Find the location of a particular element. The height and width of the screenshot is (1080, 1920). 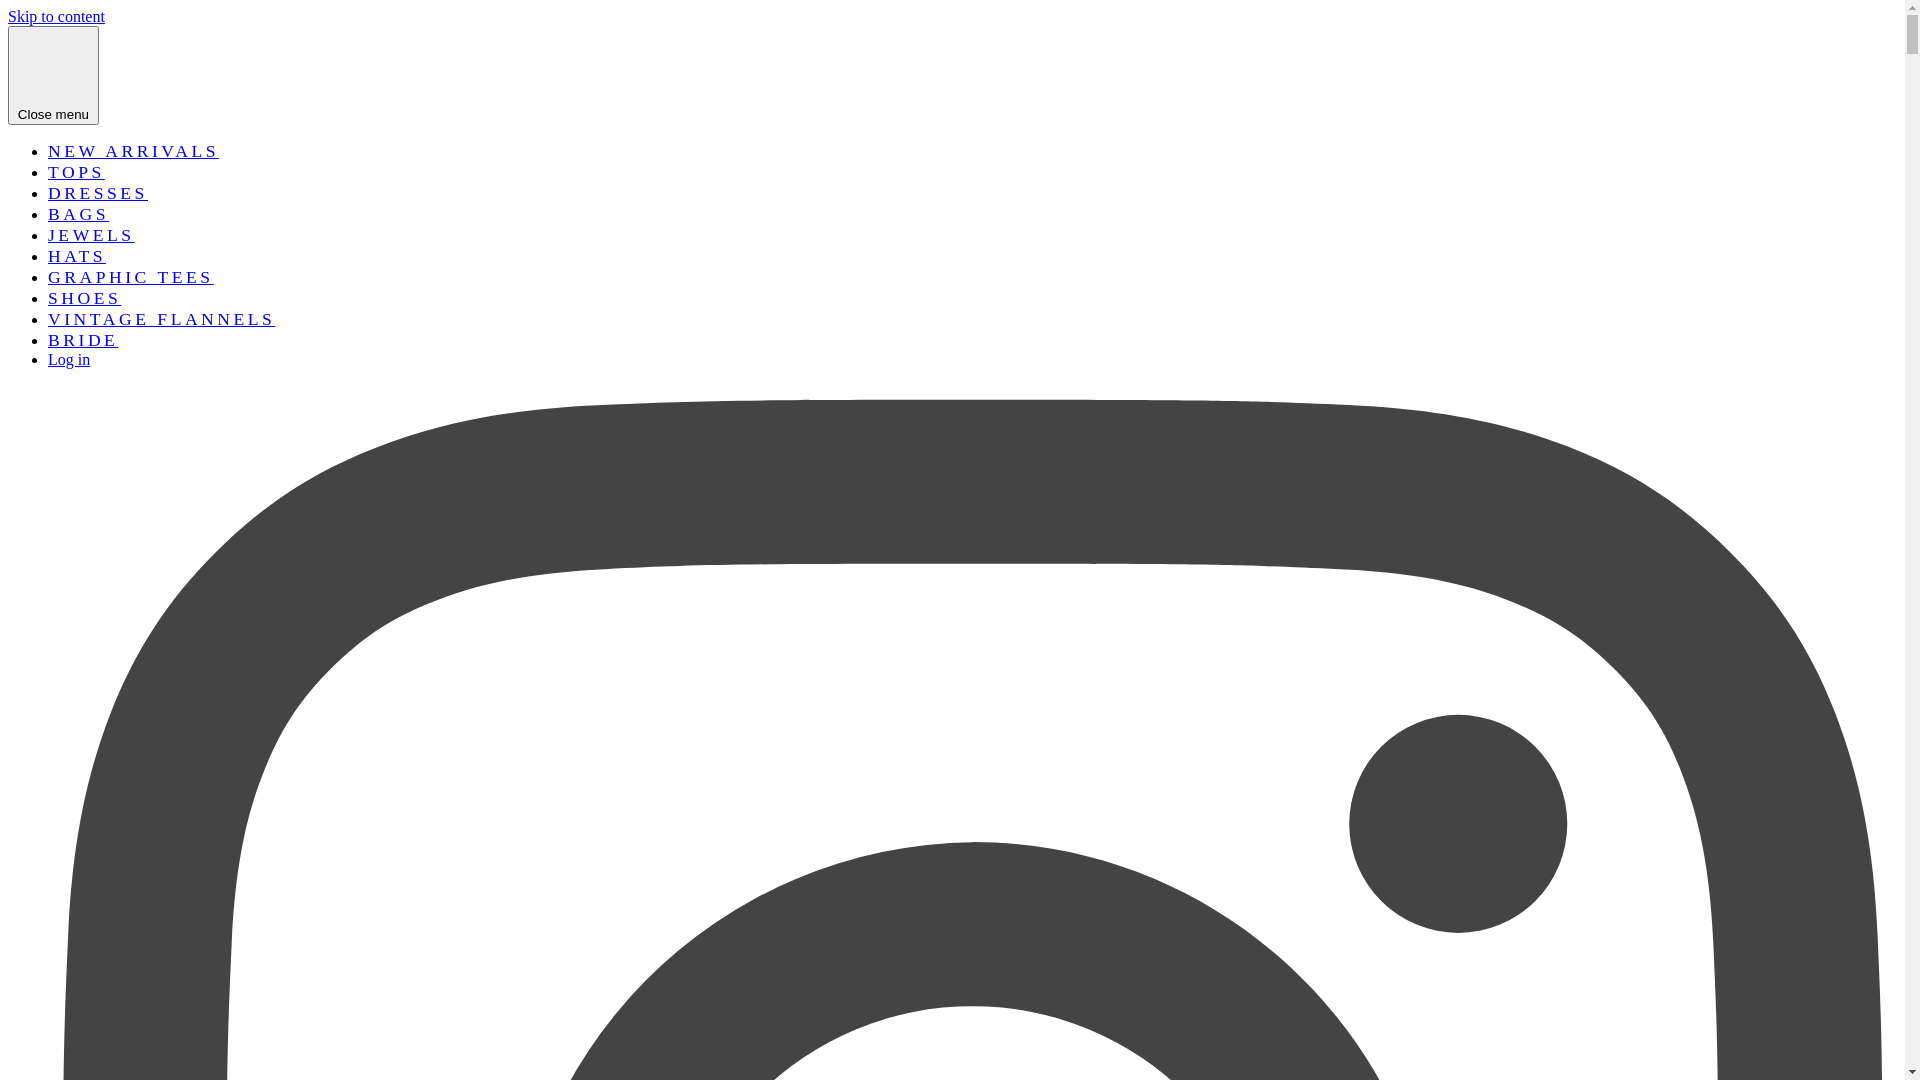

'BRIDE' is located at coordinates (48, 338).